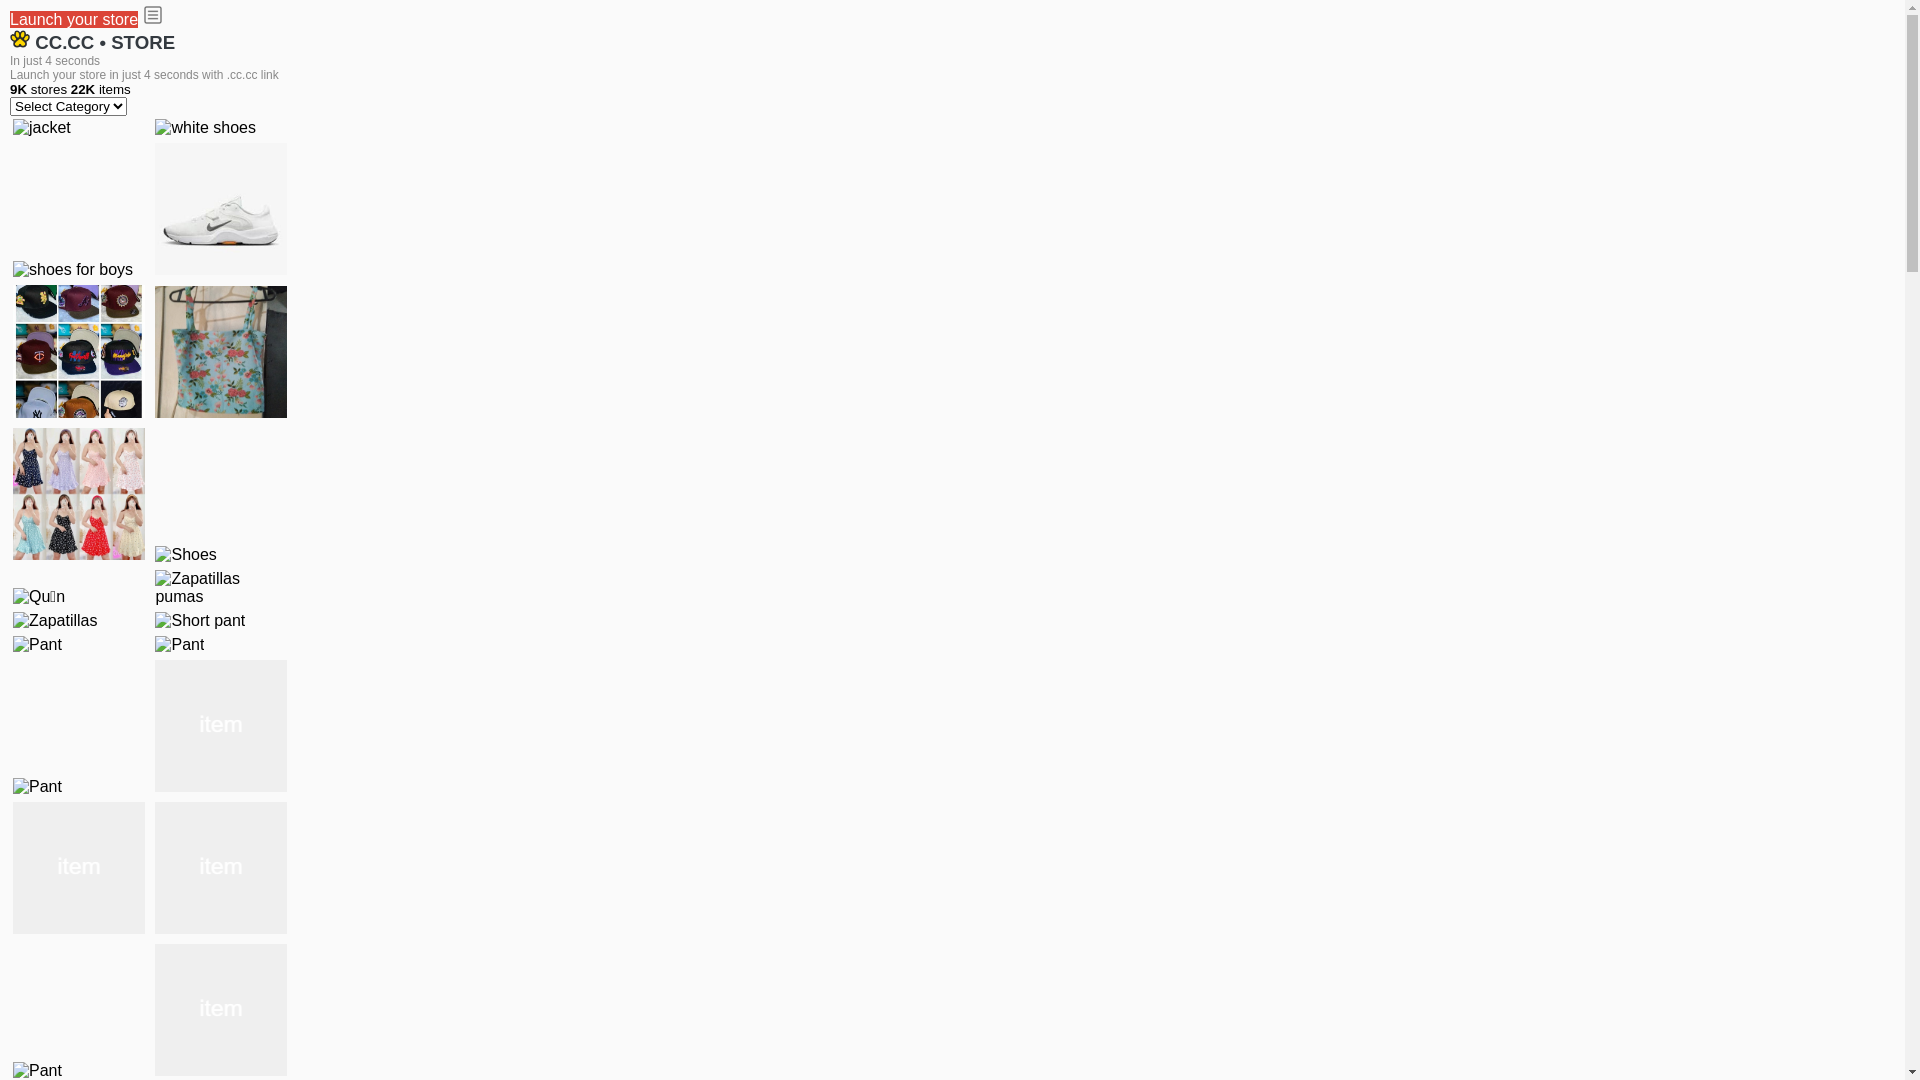  What do you see at coordinates (205, 127) in the screenshot?
I see `'white shoes'` at bounding box center [205, 127].